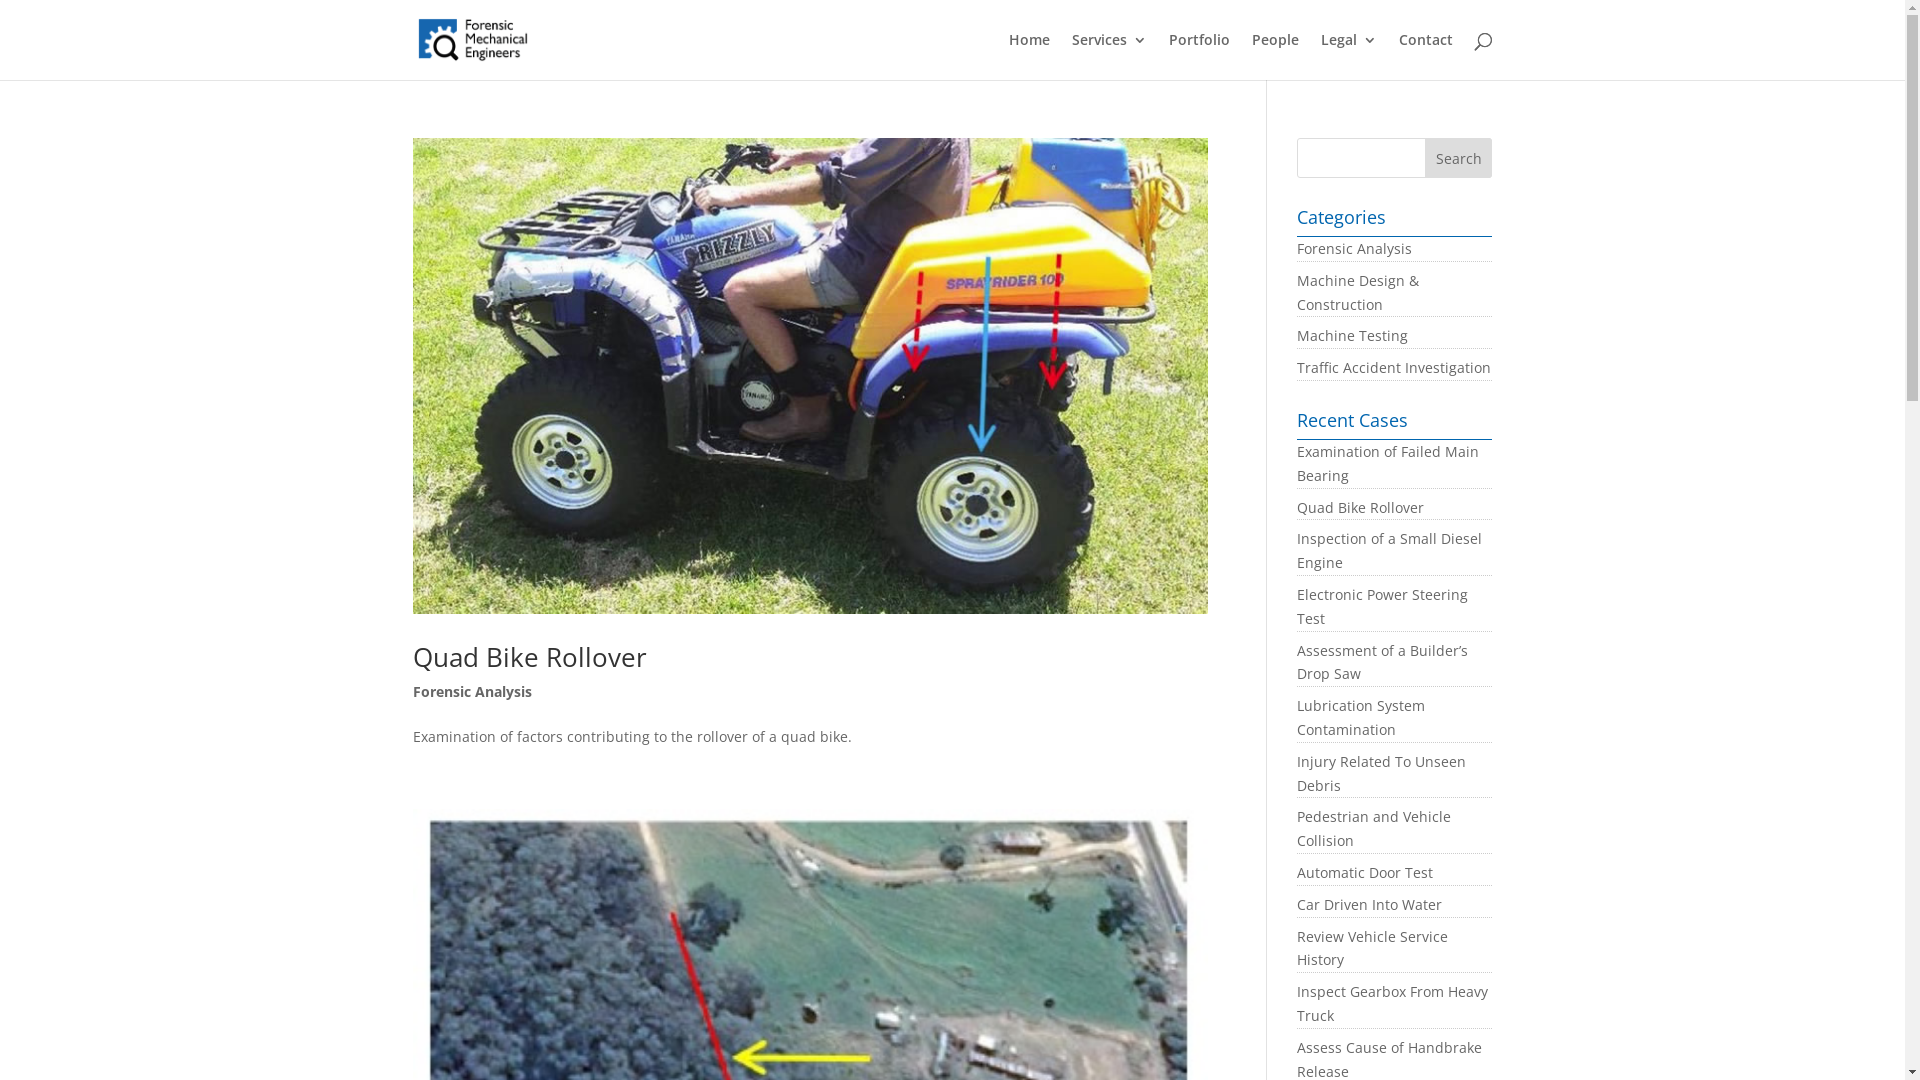  What do you see at coordinates (470, 690) in the screenshot?
I see `'Forensic Analysis'` at bounding box center [470, 690].